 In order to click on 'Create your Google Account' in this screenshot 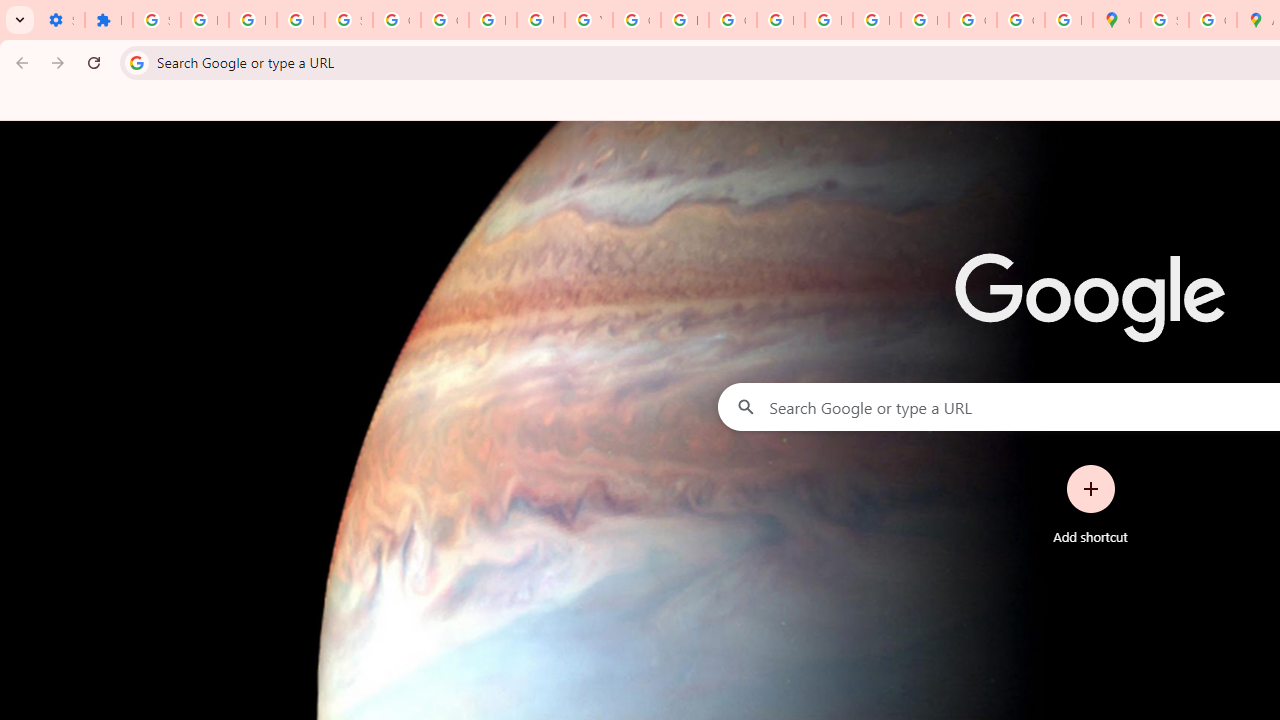, I will do `click(1211, 20)`.